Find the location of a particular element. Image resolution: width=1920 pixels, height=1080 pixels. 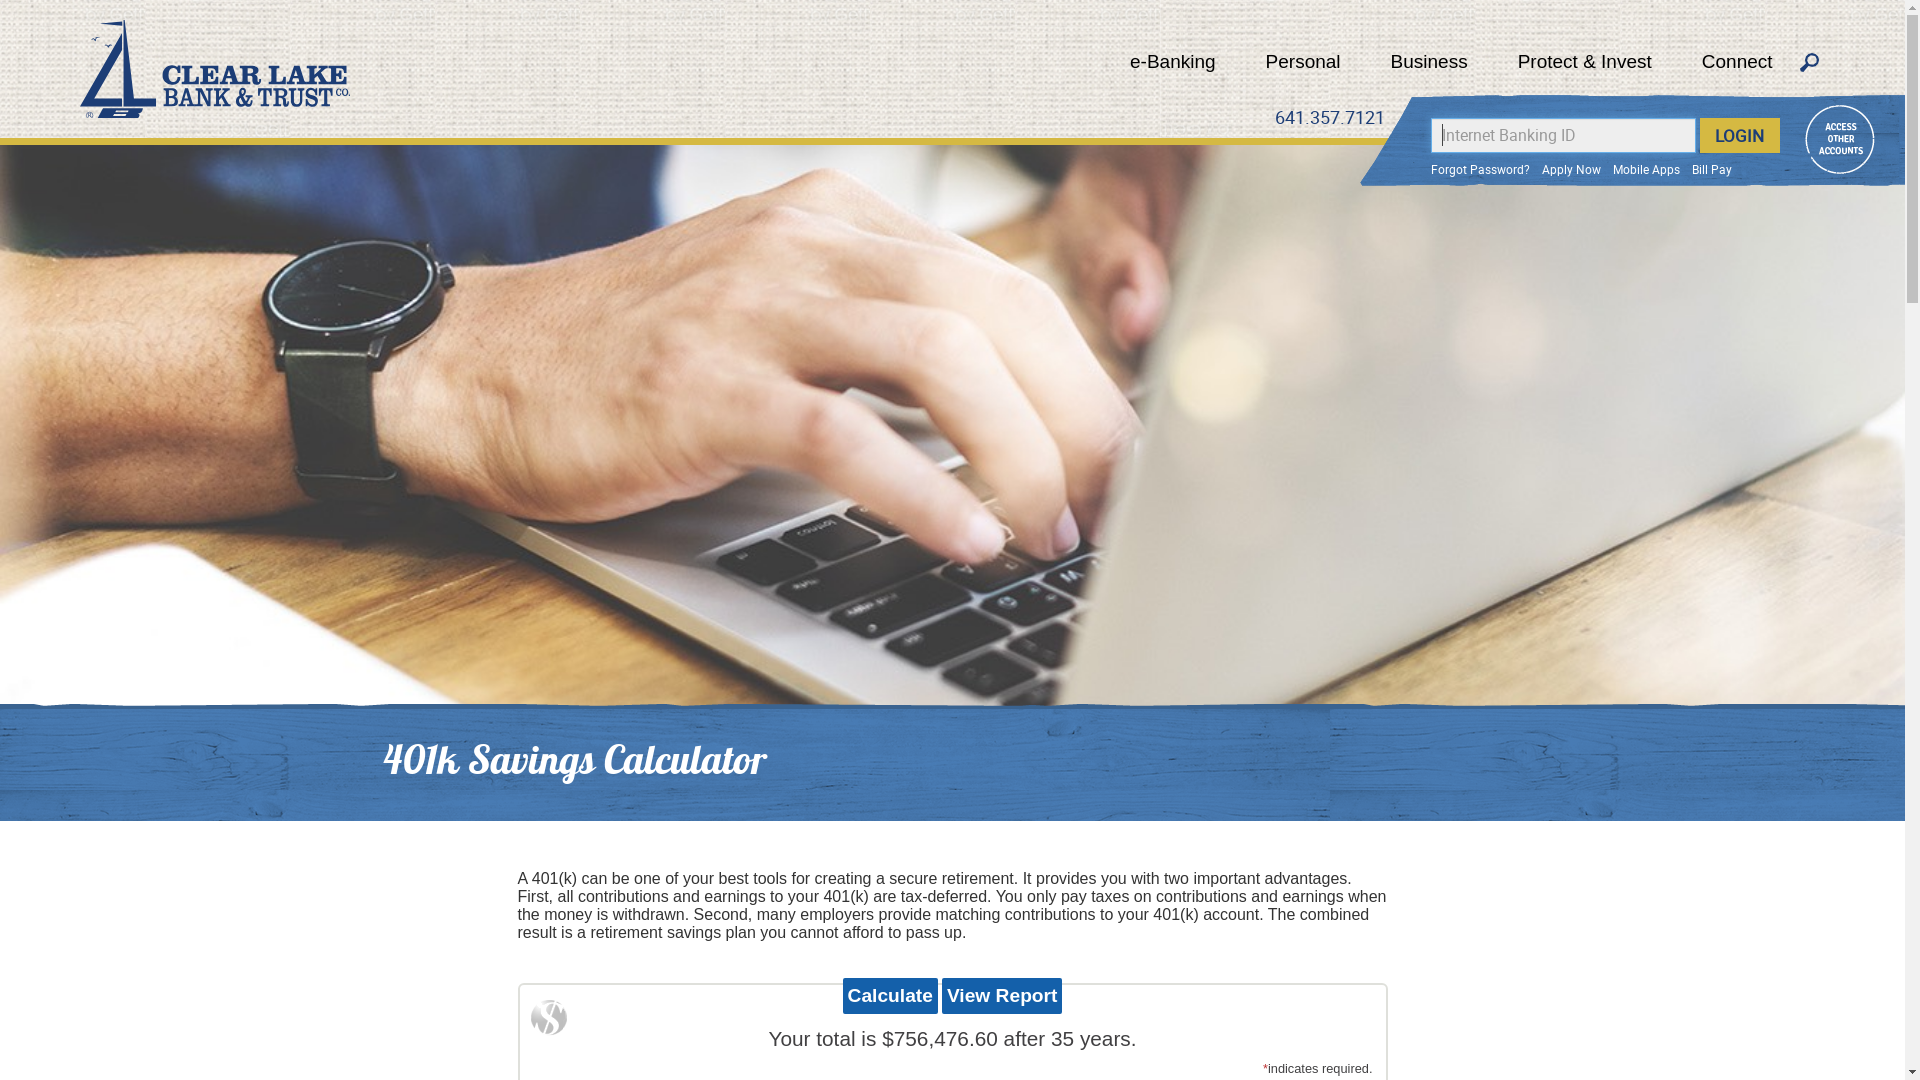

'LOGIN' is located at coordinates (1738, 135).